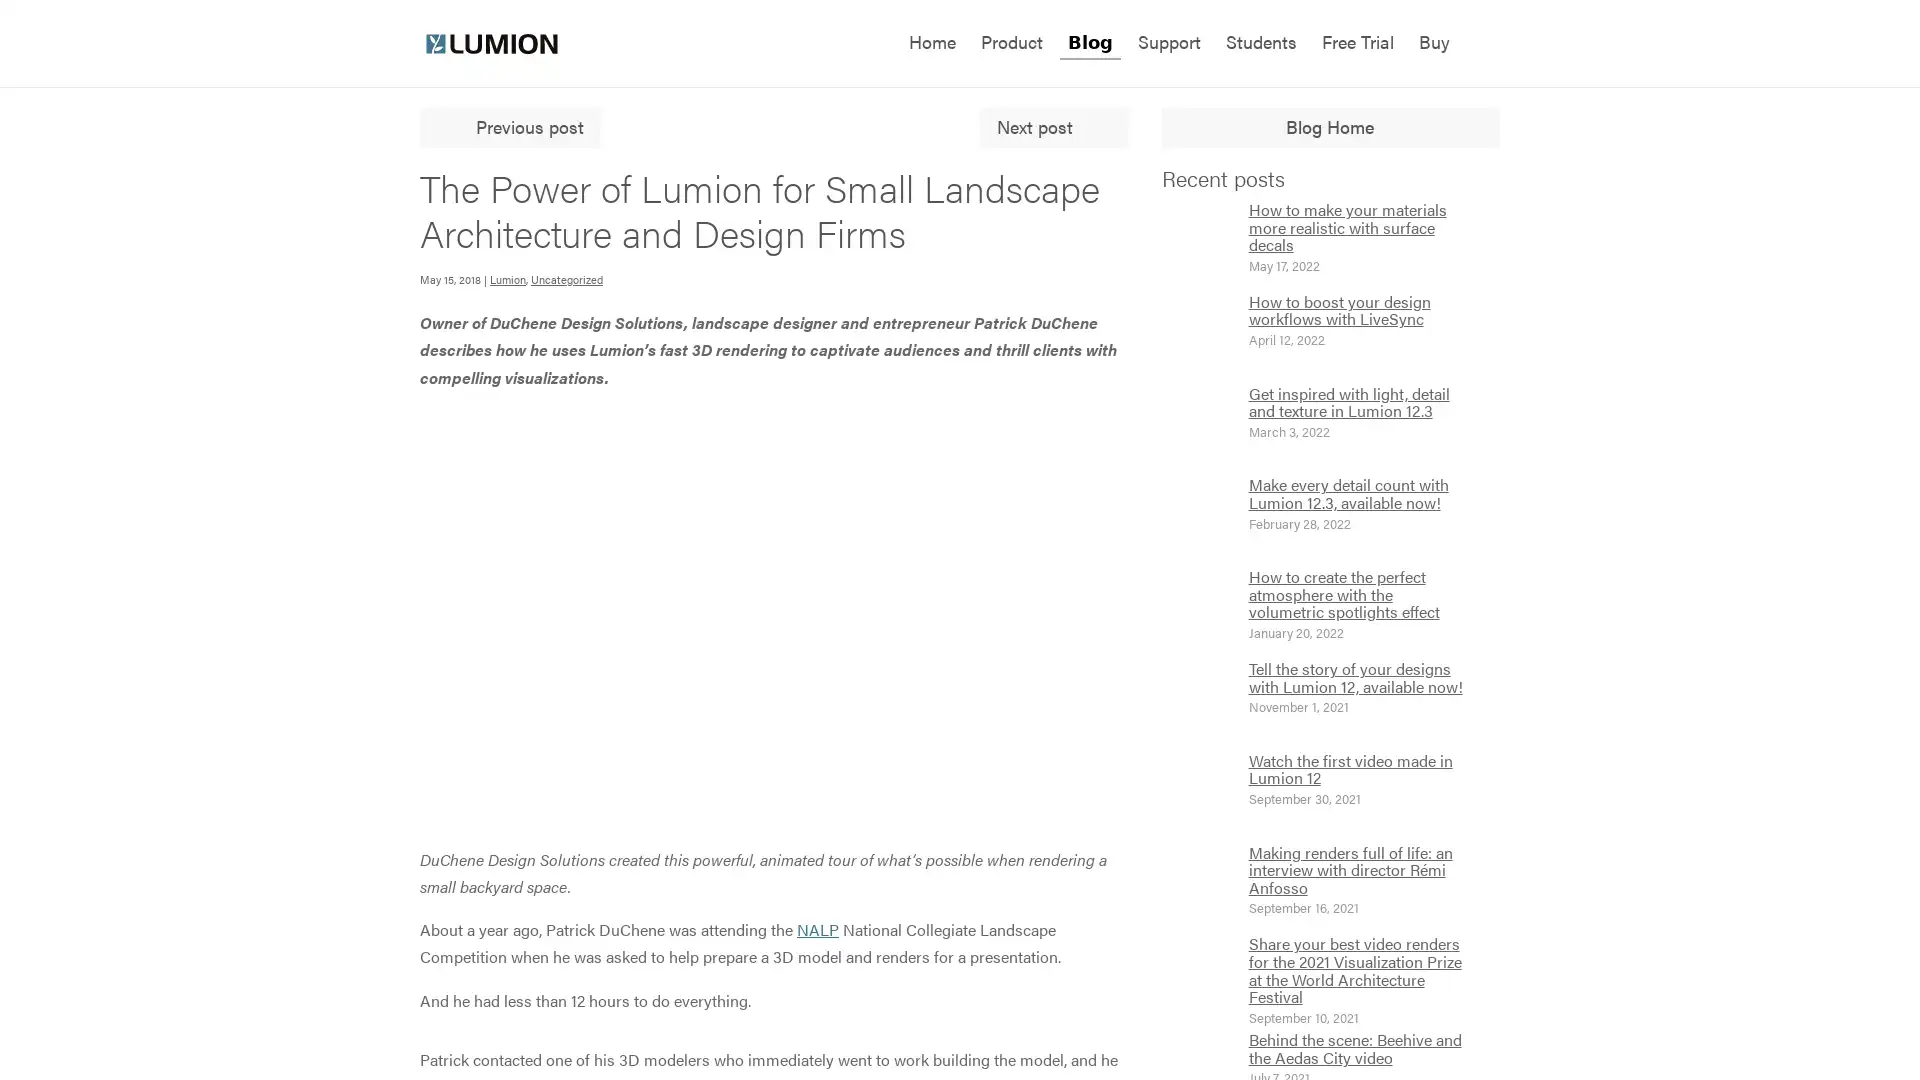  I want to click on Cookie Settings, so click(203, 1002).